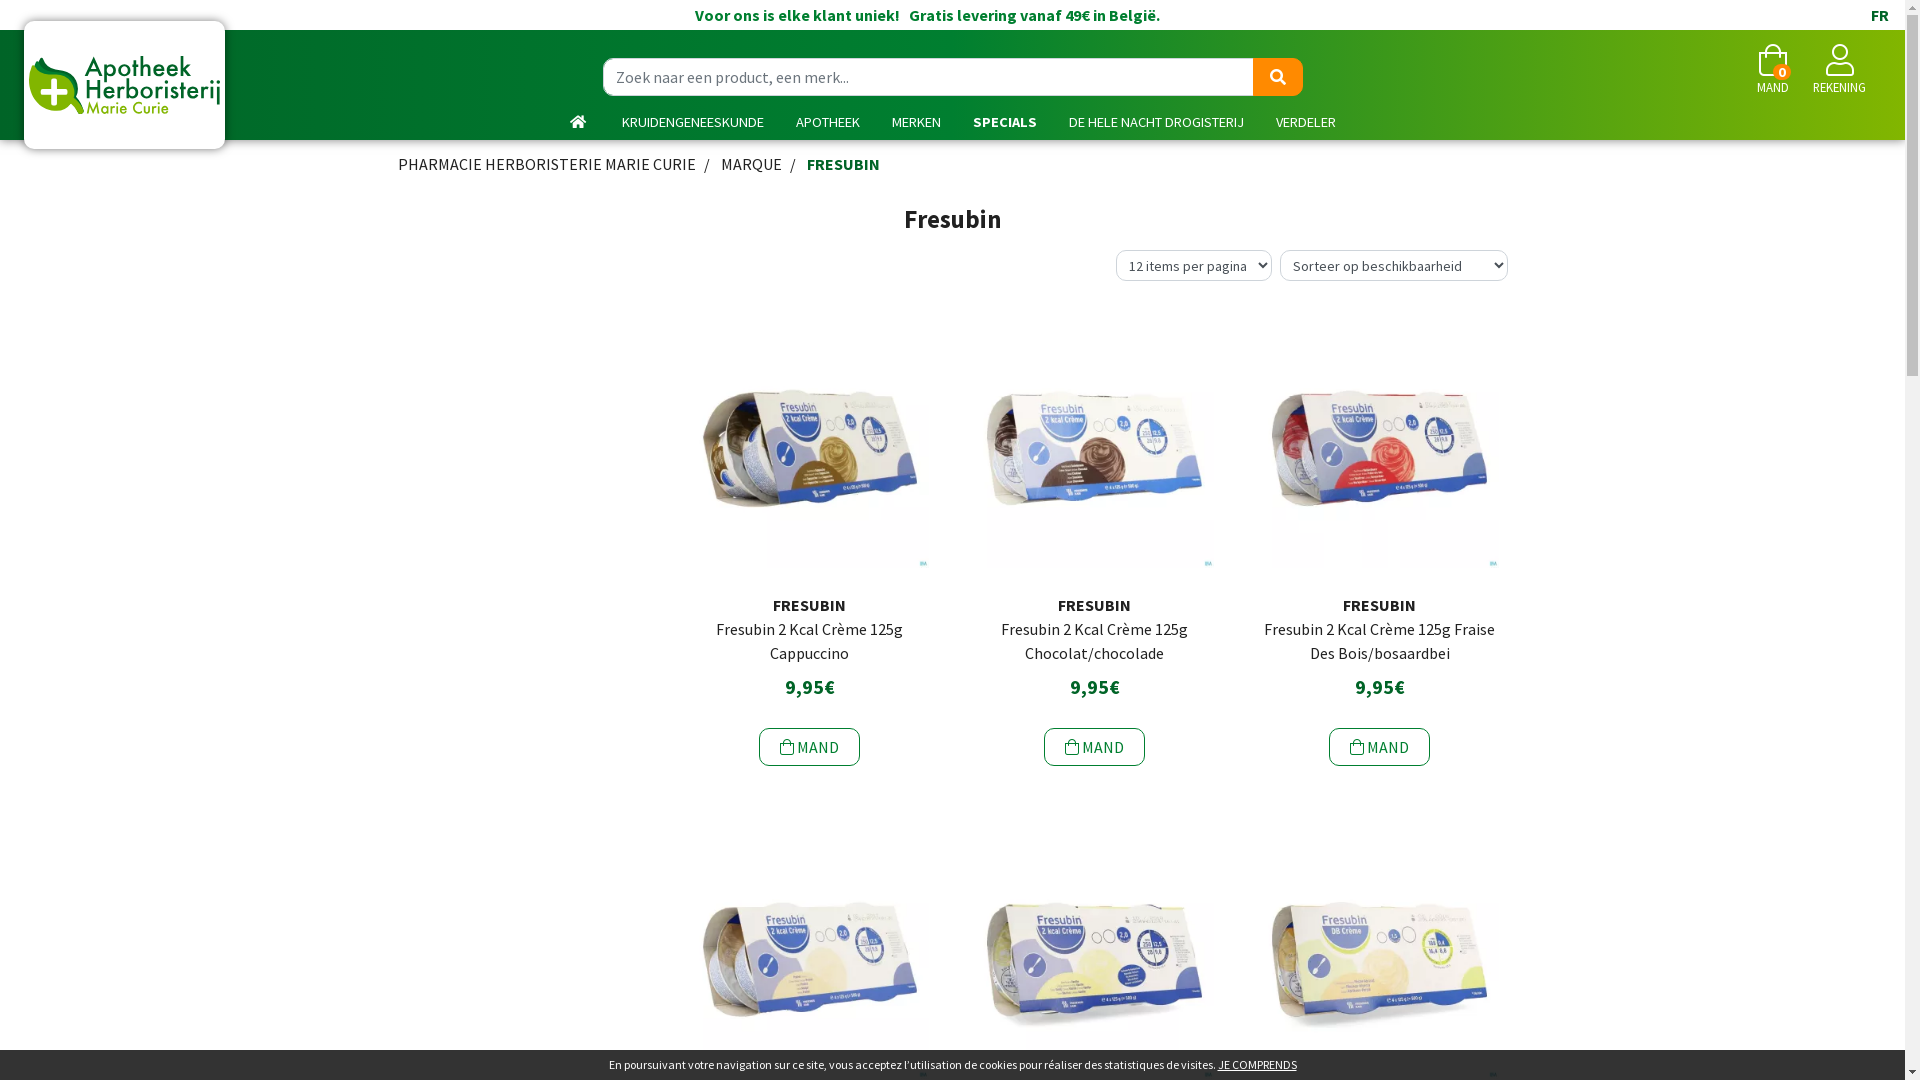 The width and height of the screenshot is (1920, 1080). What do you see at coordinates (828, 123) in the screenshot?
I see `'APOTHEEK'` at bounding box center [828, 123].